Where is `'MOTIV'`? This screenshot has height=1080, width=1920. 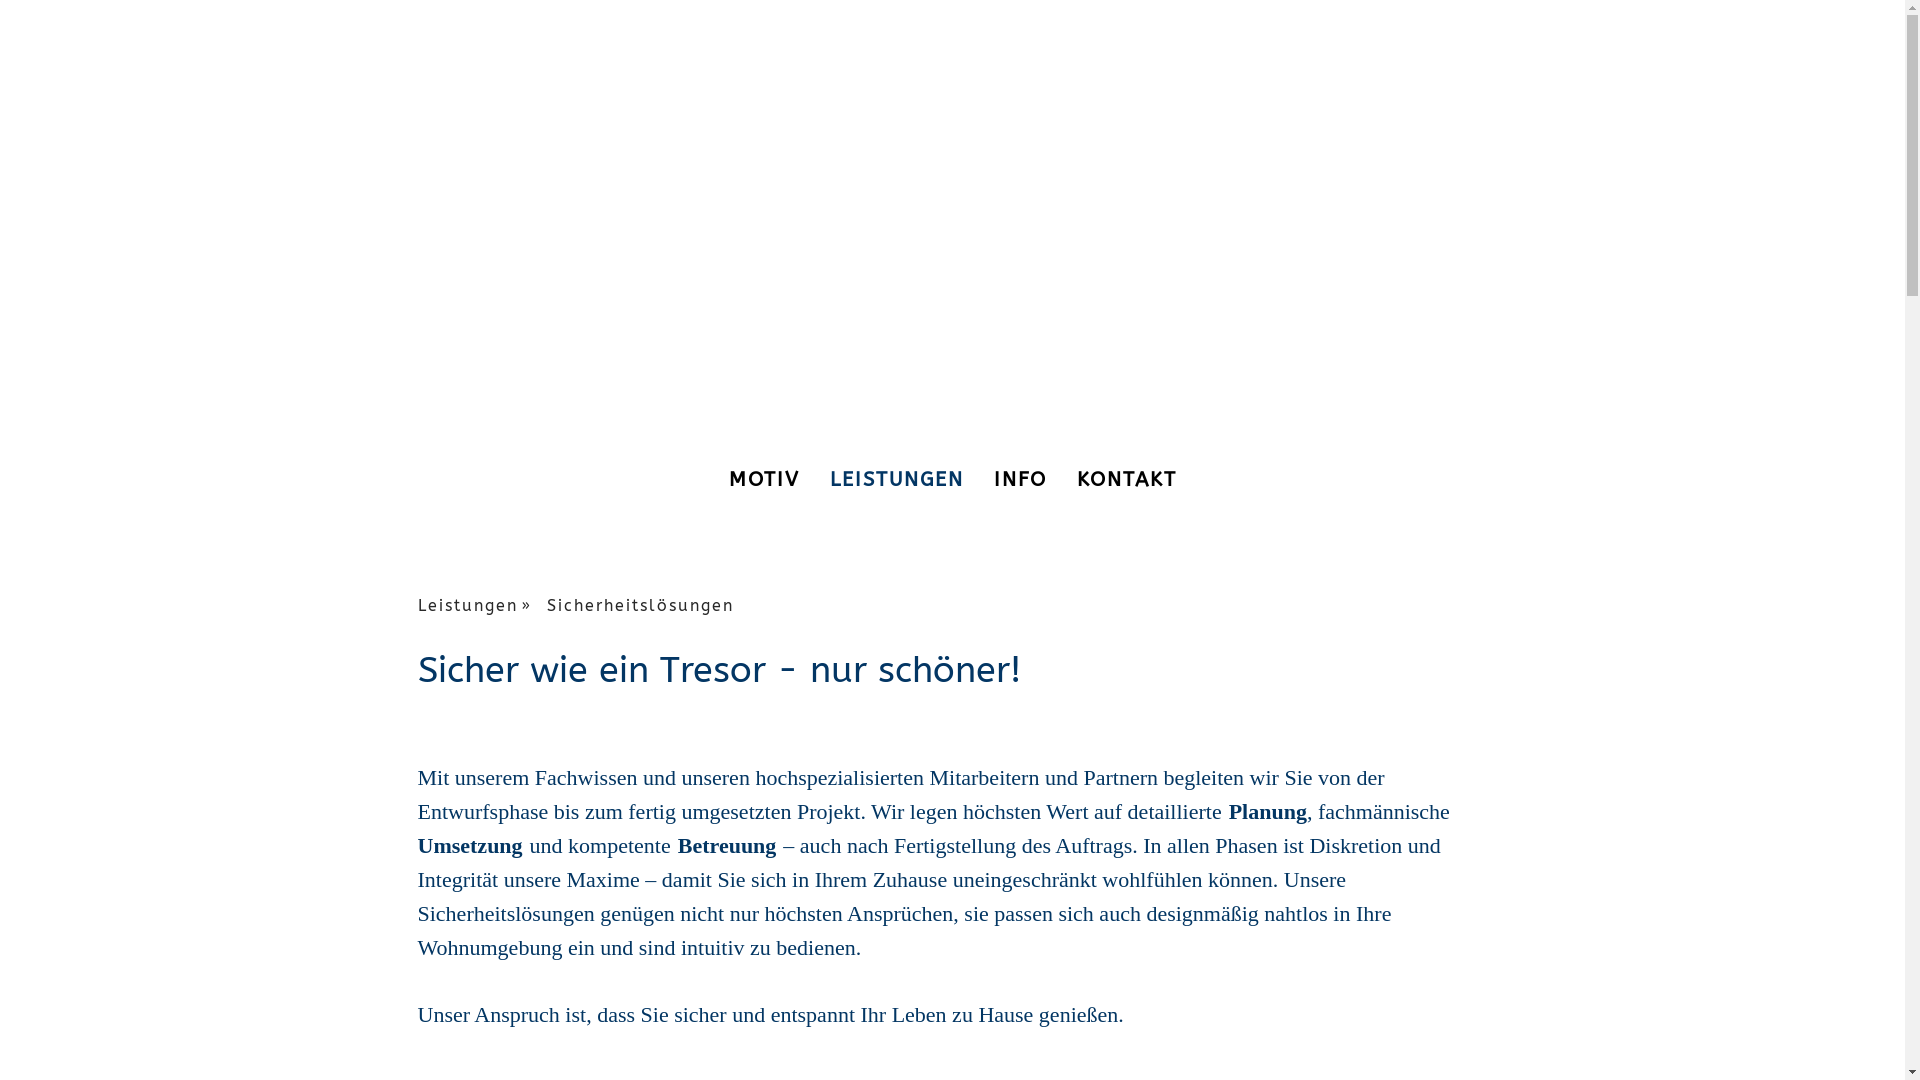
'MOTIV' is located at coordinates (763, 479).